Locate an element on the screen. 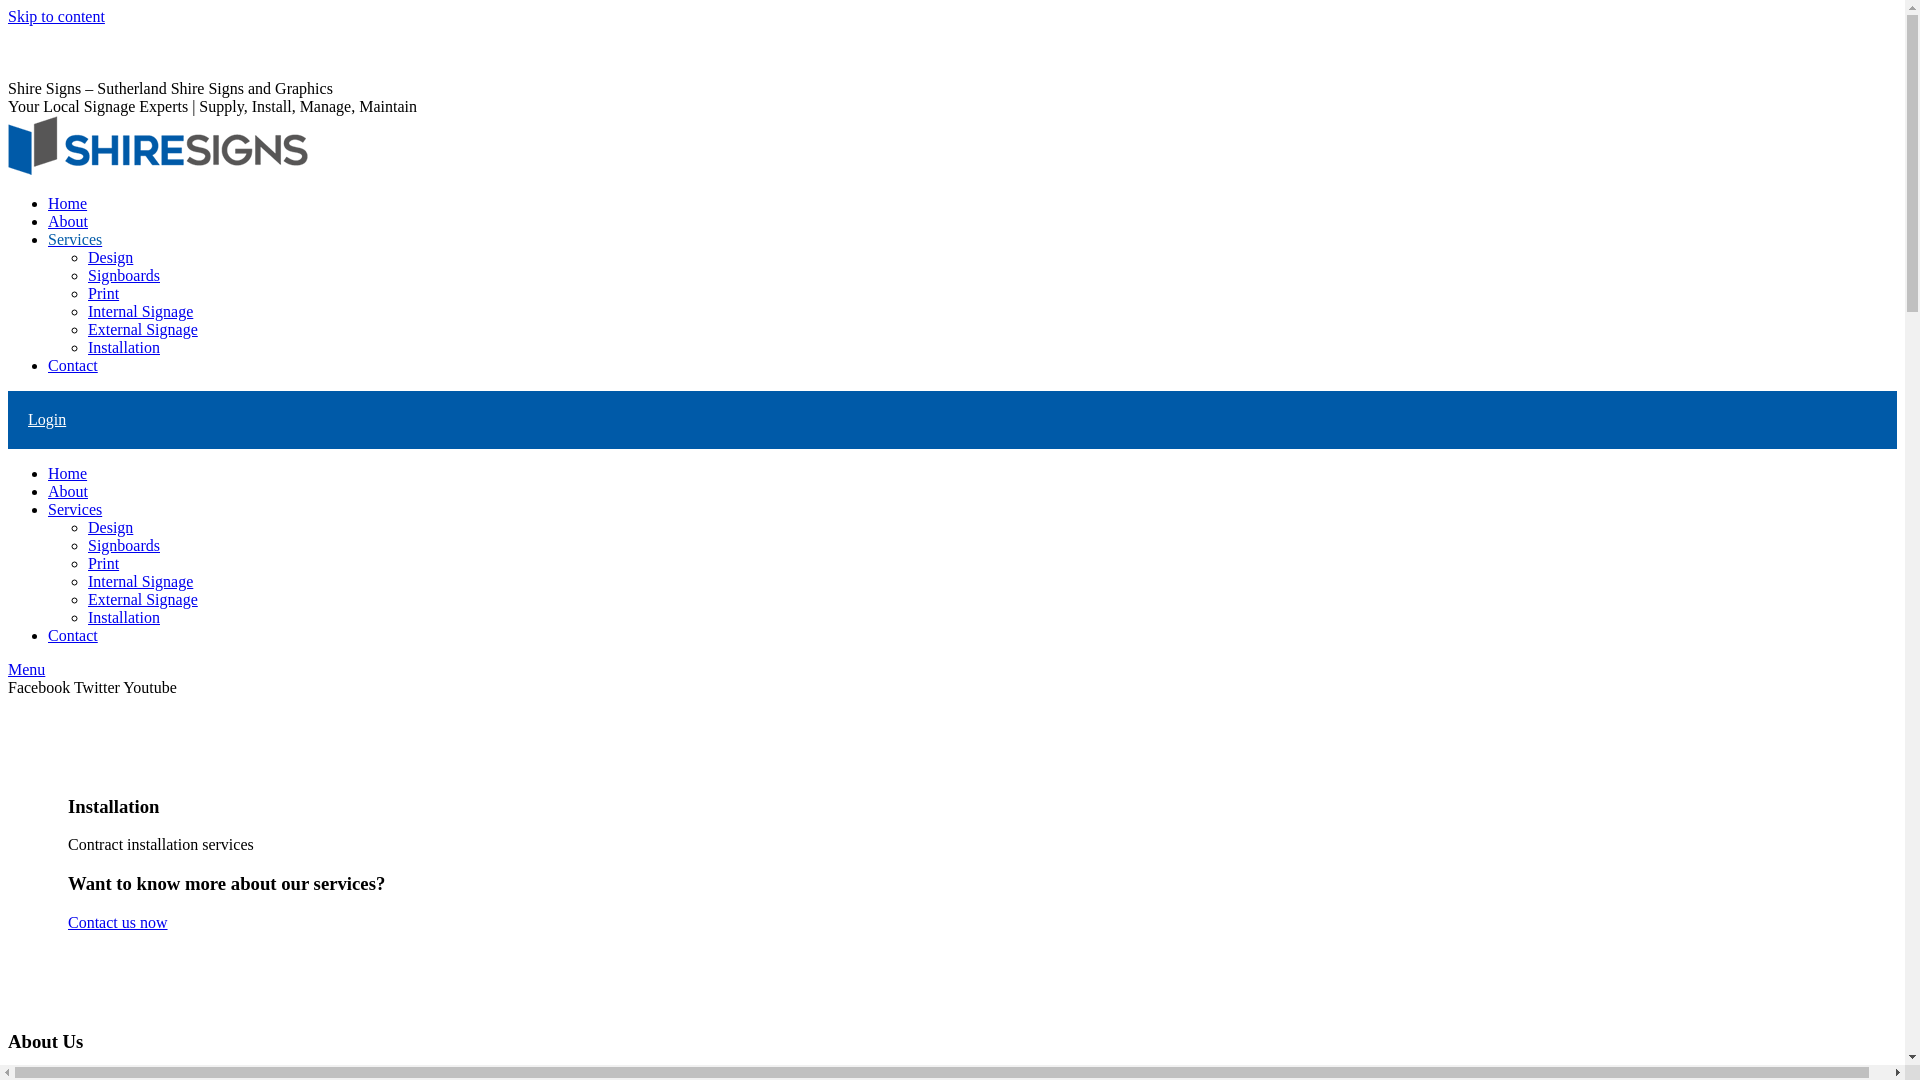 Image resolution: width=1920 pixels, height=1080 pixels. 'Menu' is located at coordinates (8, 669).